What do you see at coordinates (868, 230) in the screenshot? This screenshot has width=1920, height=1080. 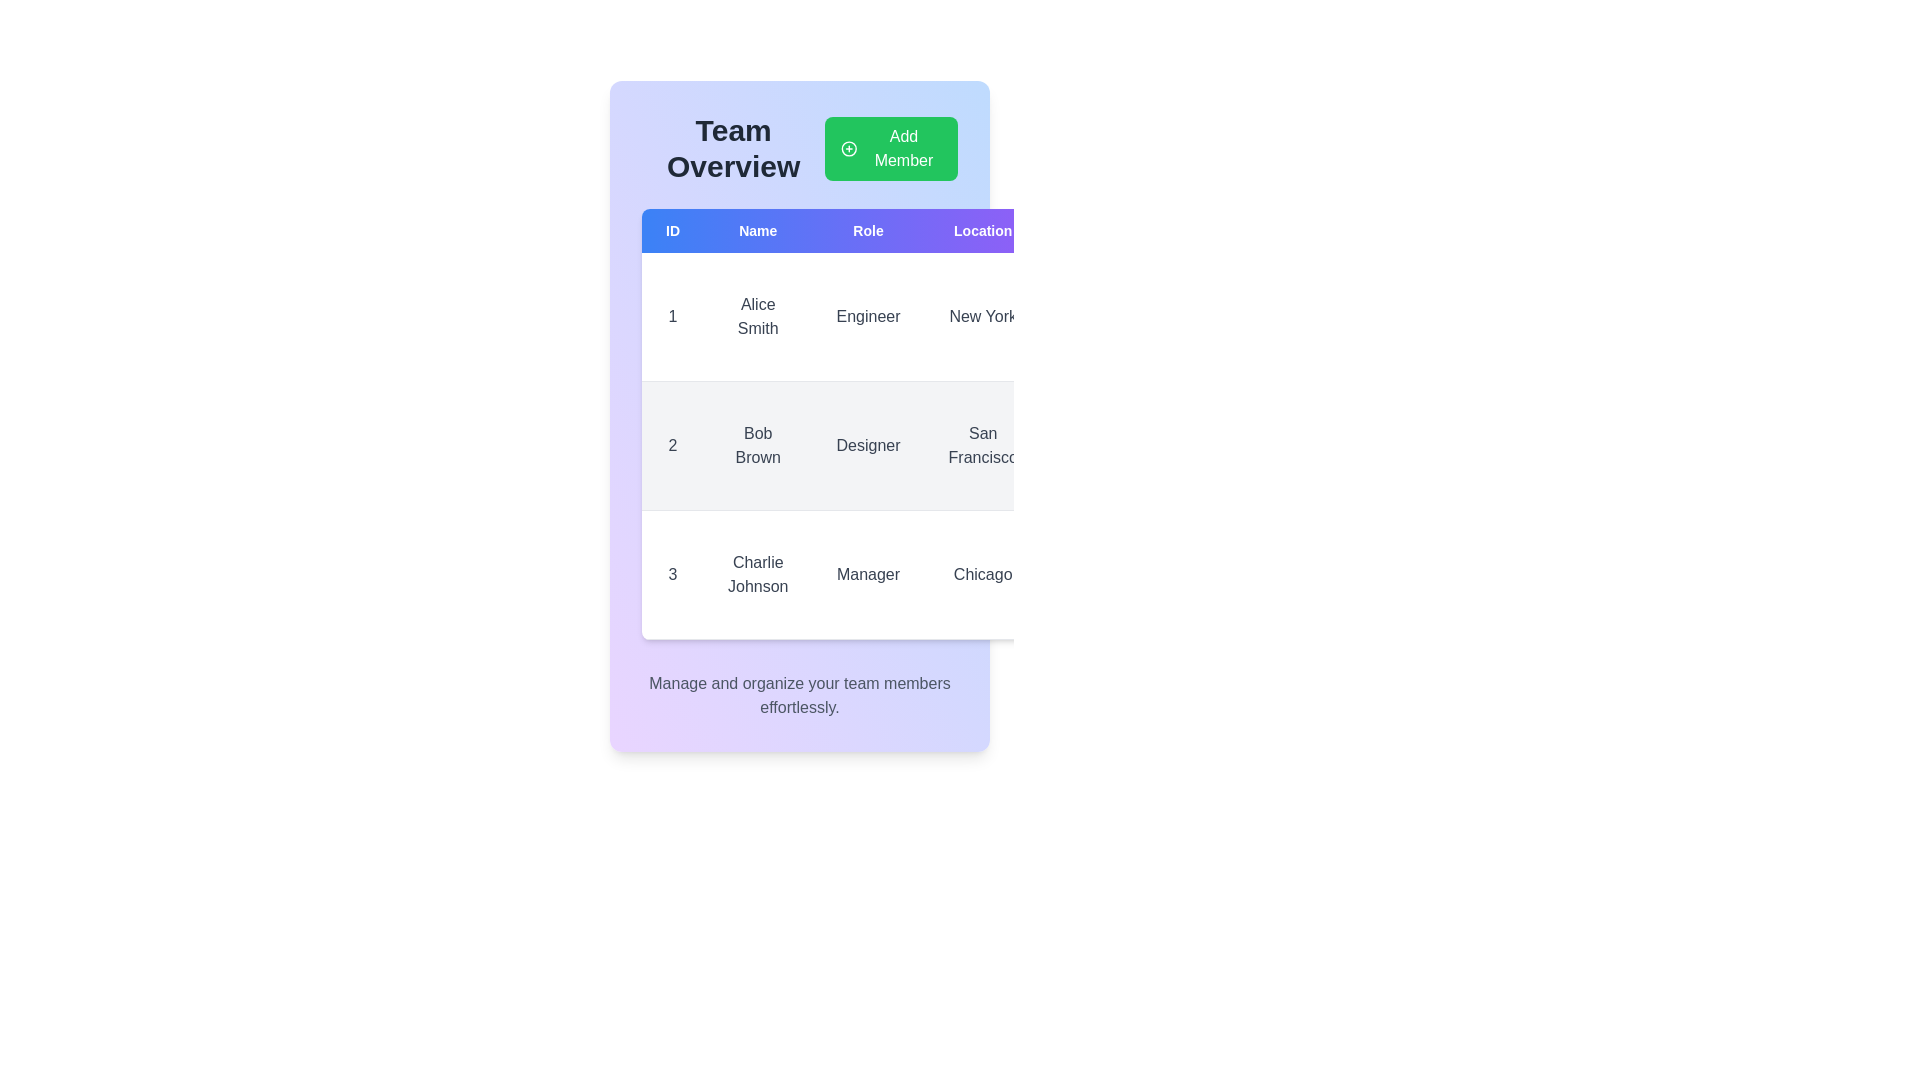 I see `the 'Role' header text label in the data table, which is the third header from the left, located between 'Name' and 'Location'` at bounding box center [868, 230].